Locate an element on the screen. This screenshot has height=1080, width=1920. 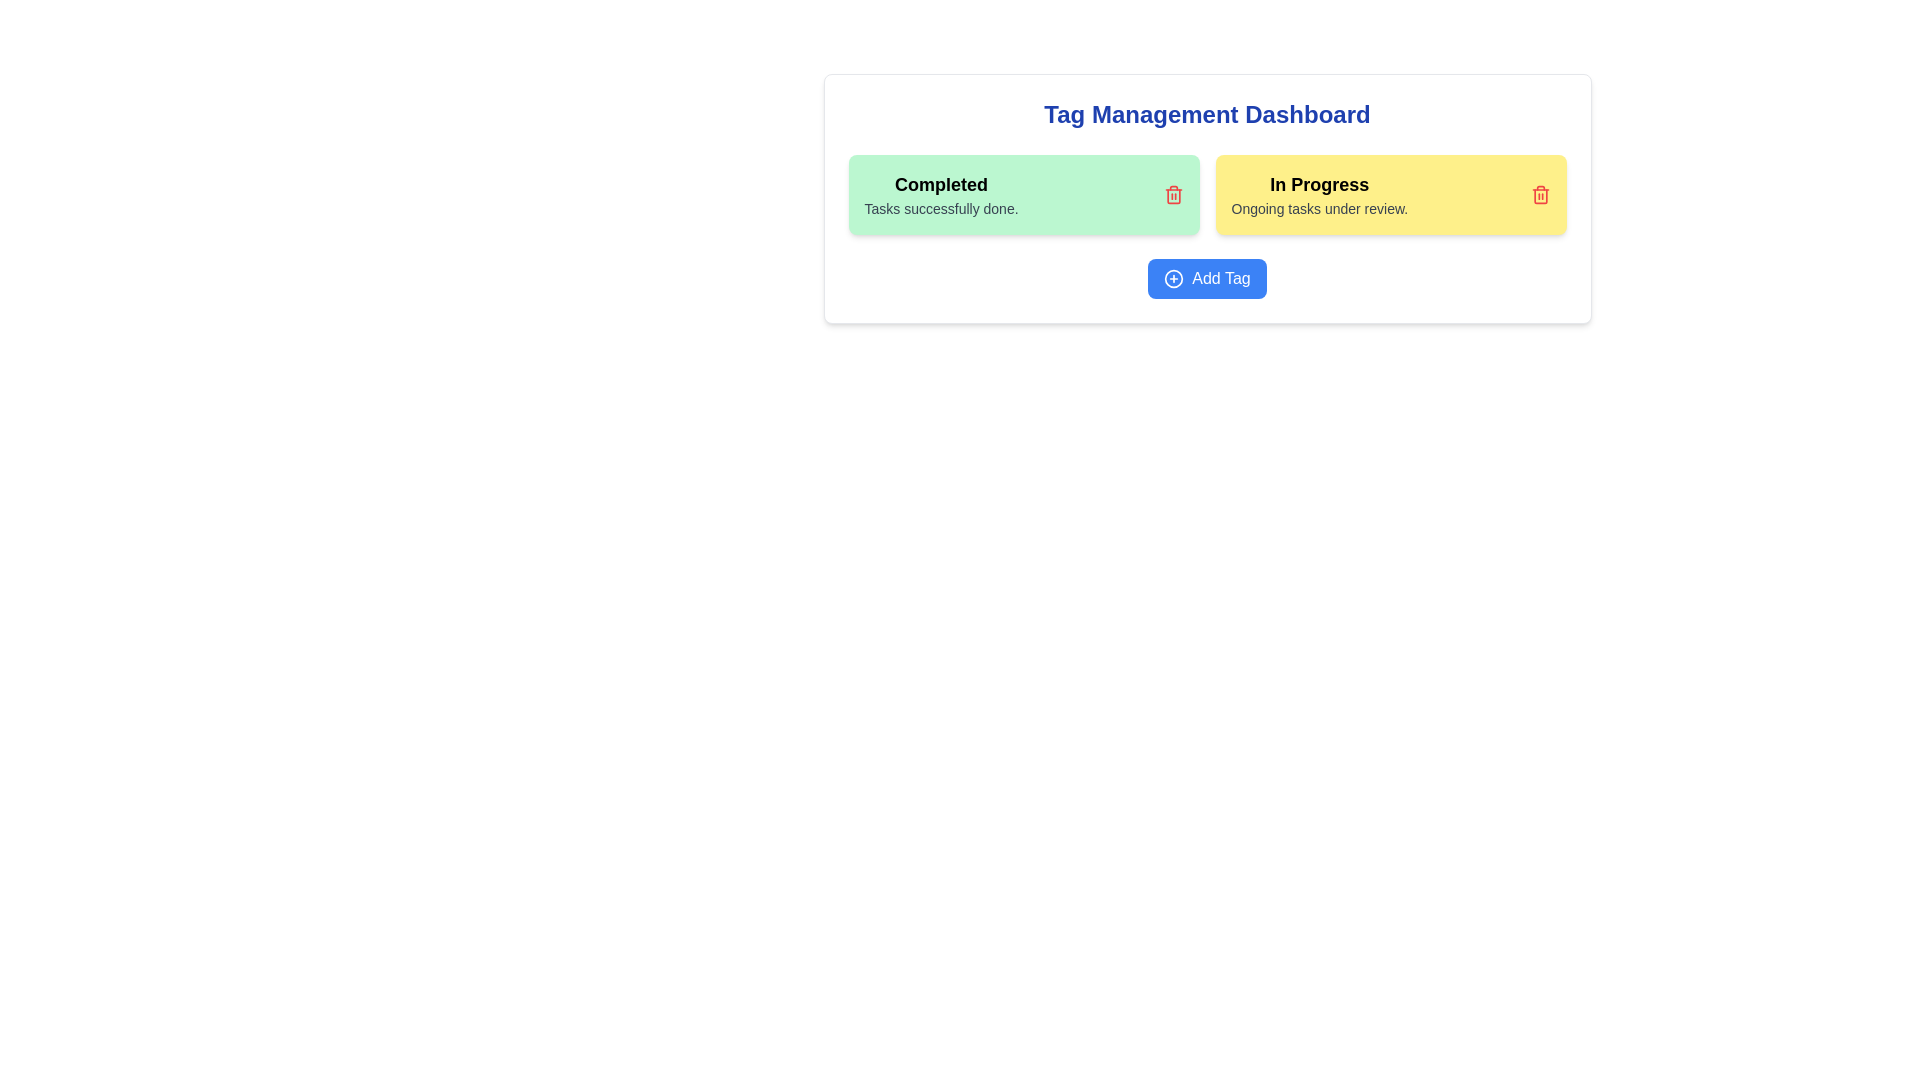
the bold text label reading 'In Progress' which is prominently displayed in a yellow background box, located slightly toward the upper-right corner of the page is located at coordinates (1319, 185).